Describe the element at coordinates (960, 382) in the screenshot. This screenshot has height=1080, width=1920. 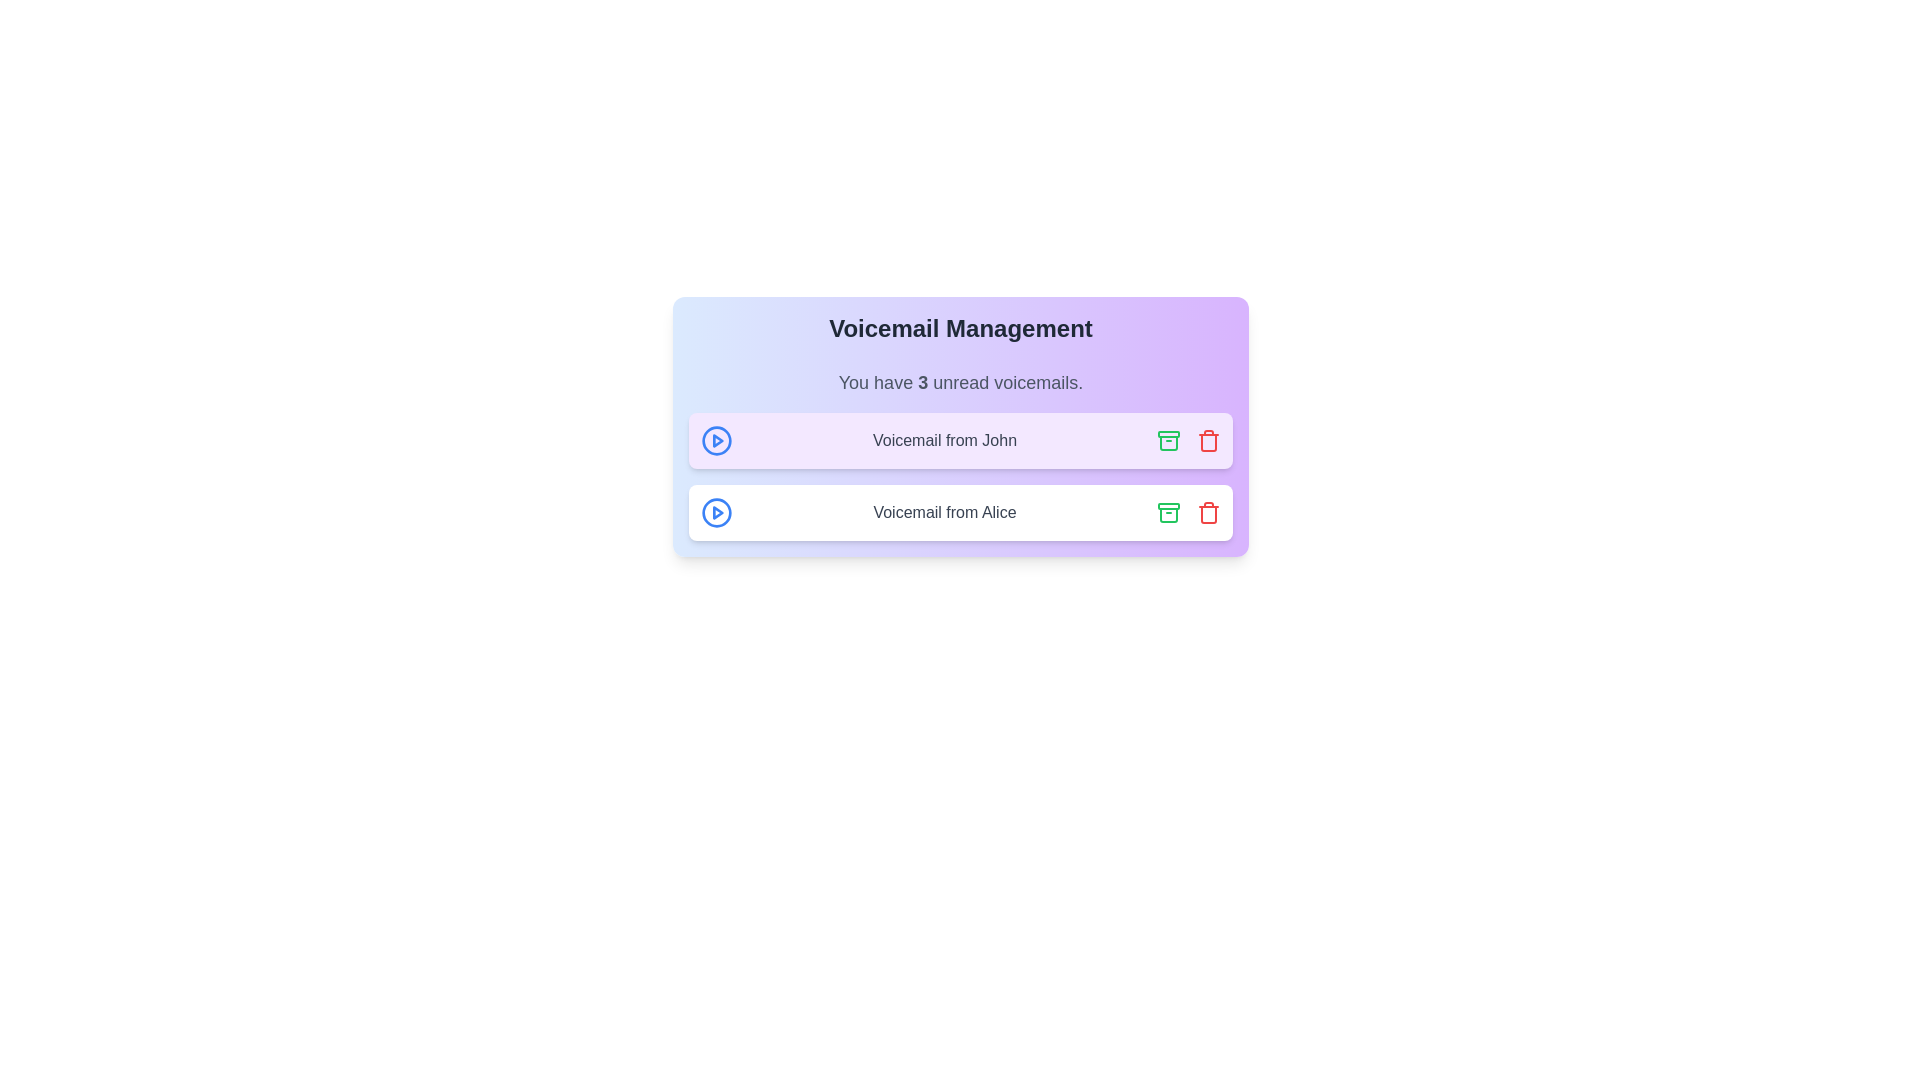
I see `information displayed in the Text label that indicates the count of unread voicemails, located in the 'Voicemail Management' card, positioned below the title and above the list of voicemails` at that location.